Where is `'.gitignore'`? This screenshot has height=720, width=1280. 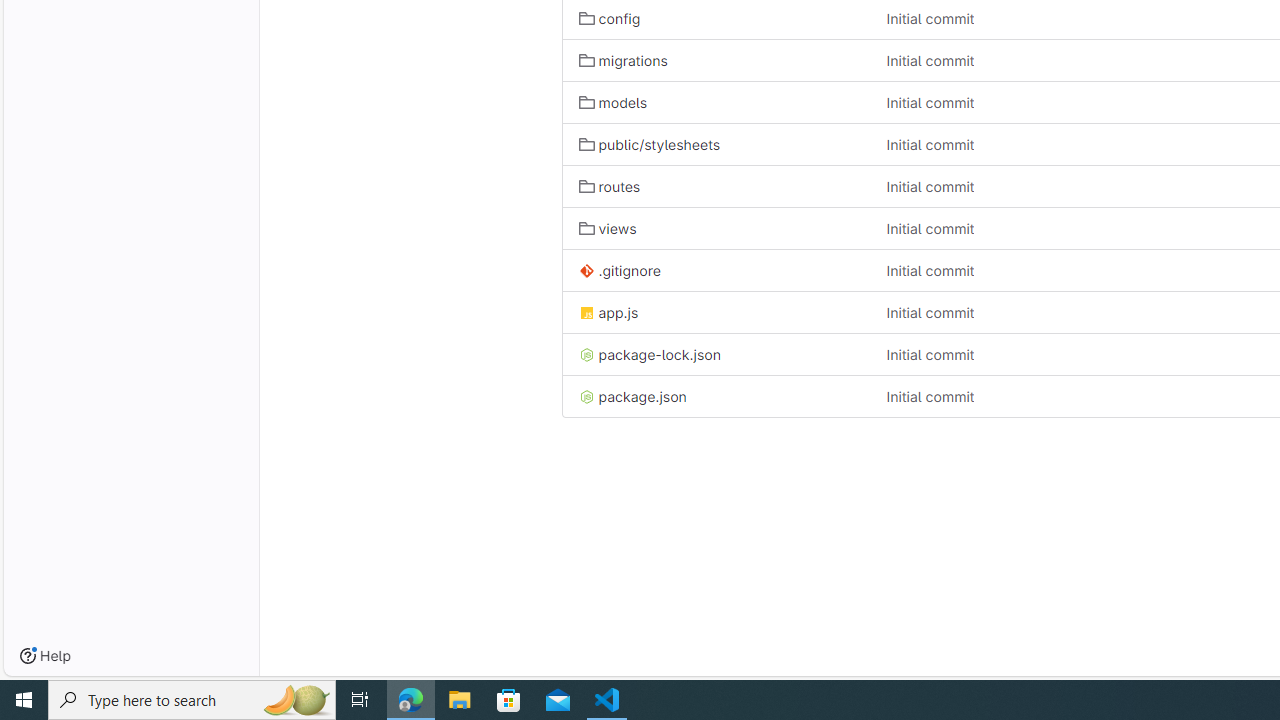
'.gitignore' is located at coordinates (618, 271).